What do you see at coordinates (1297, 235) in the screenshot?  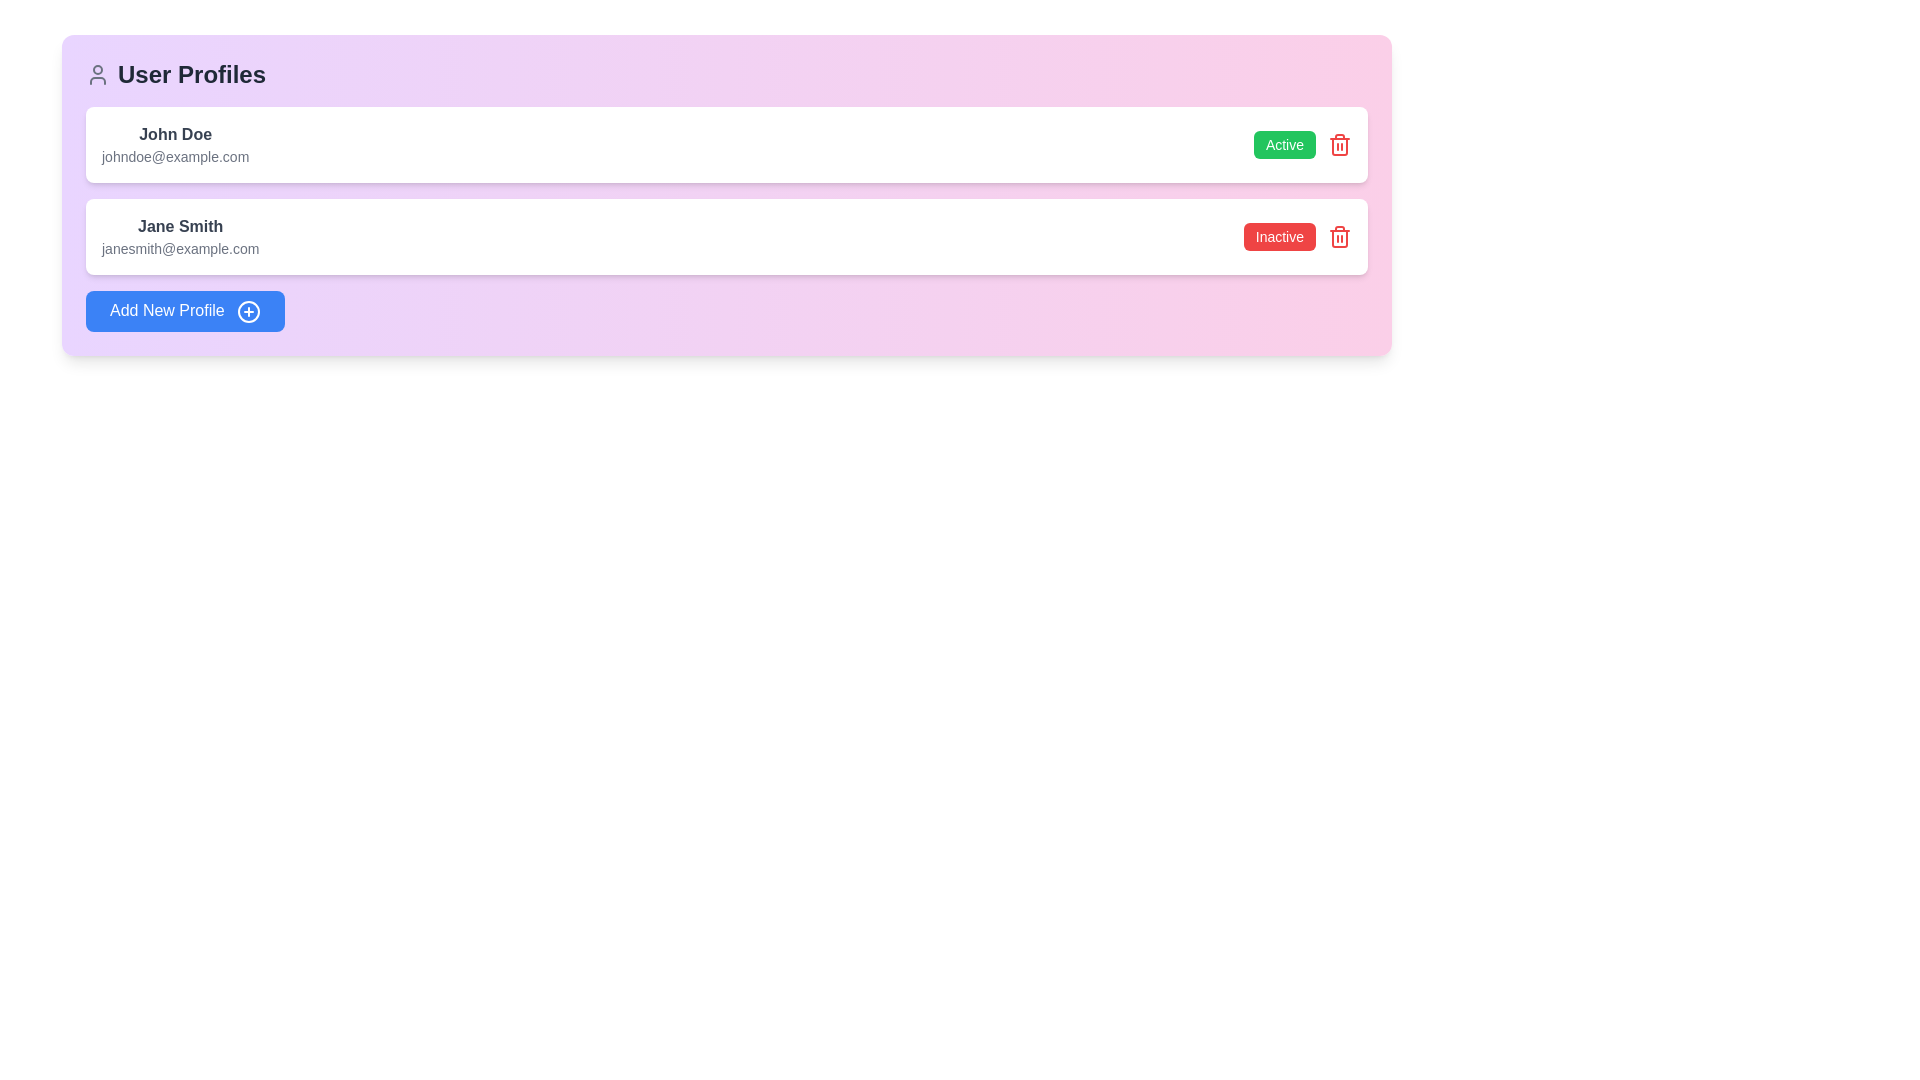 I see `the rectangular button labeled 'Inactive' with a red background located next to the red trashcan icon in Jane Smith's user profile` at bounding box center [1297, 235].